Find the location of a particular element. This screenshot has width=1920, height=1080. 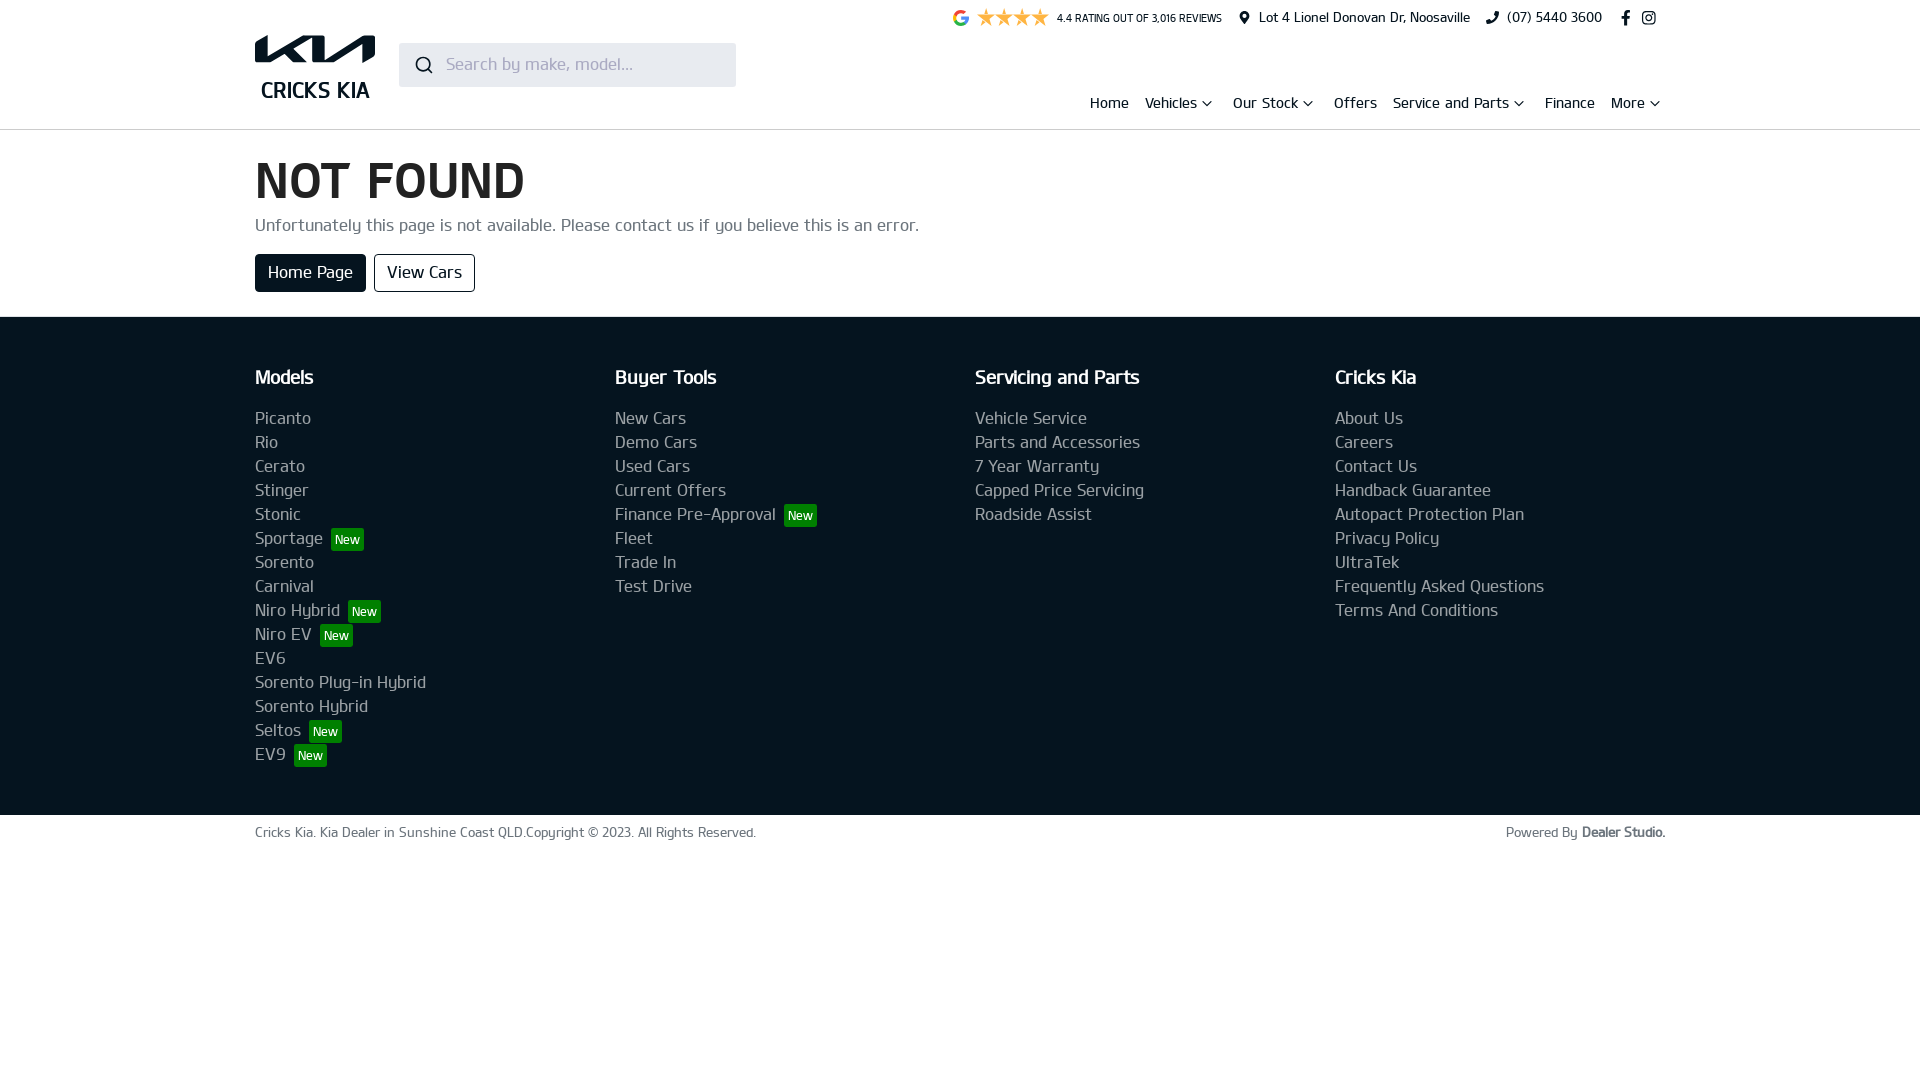

'Sorento Plug-in Hybrid' is located at coordinates (340, 681).